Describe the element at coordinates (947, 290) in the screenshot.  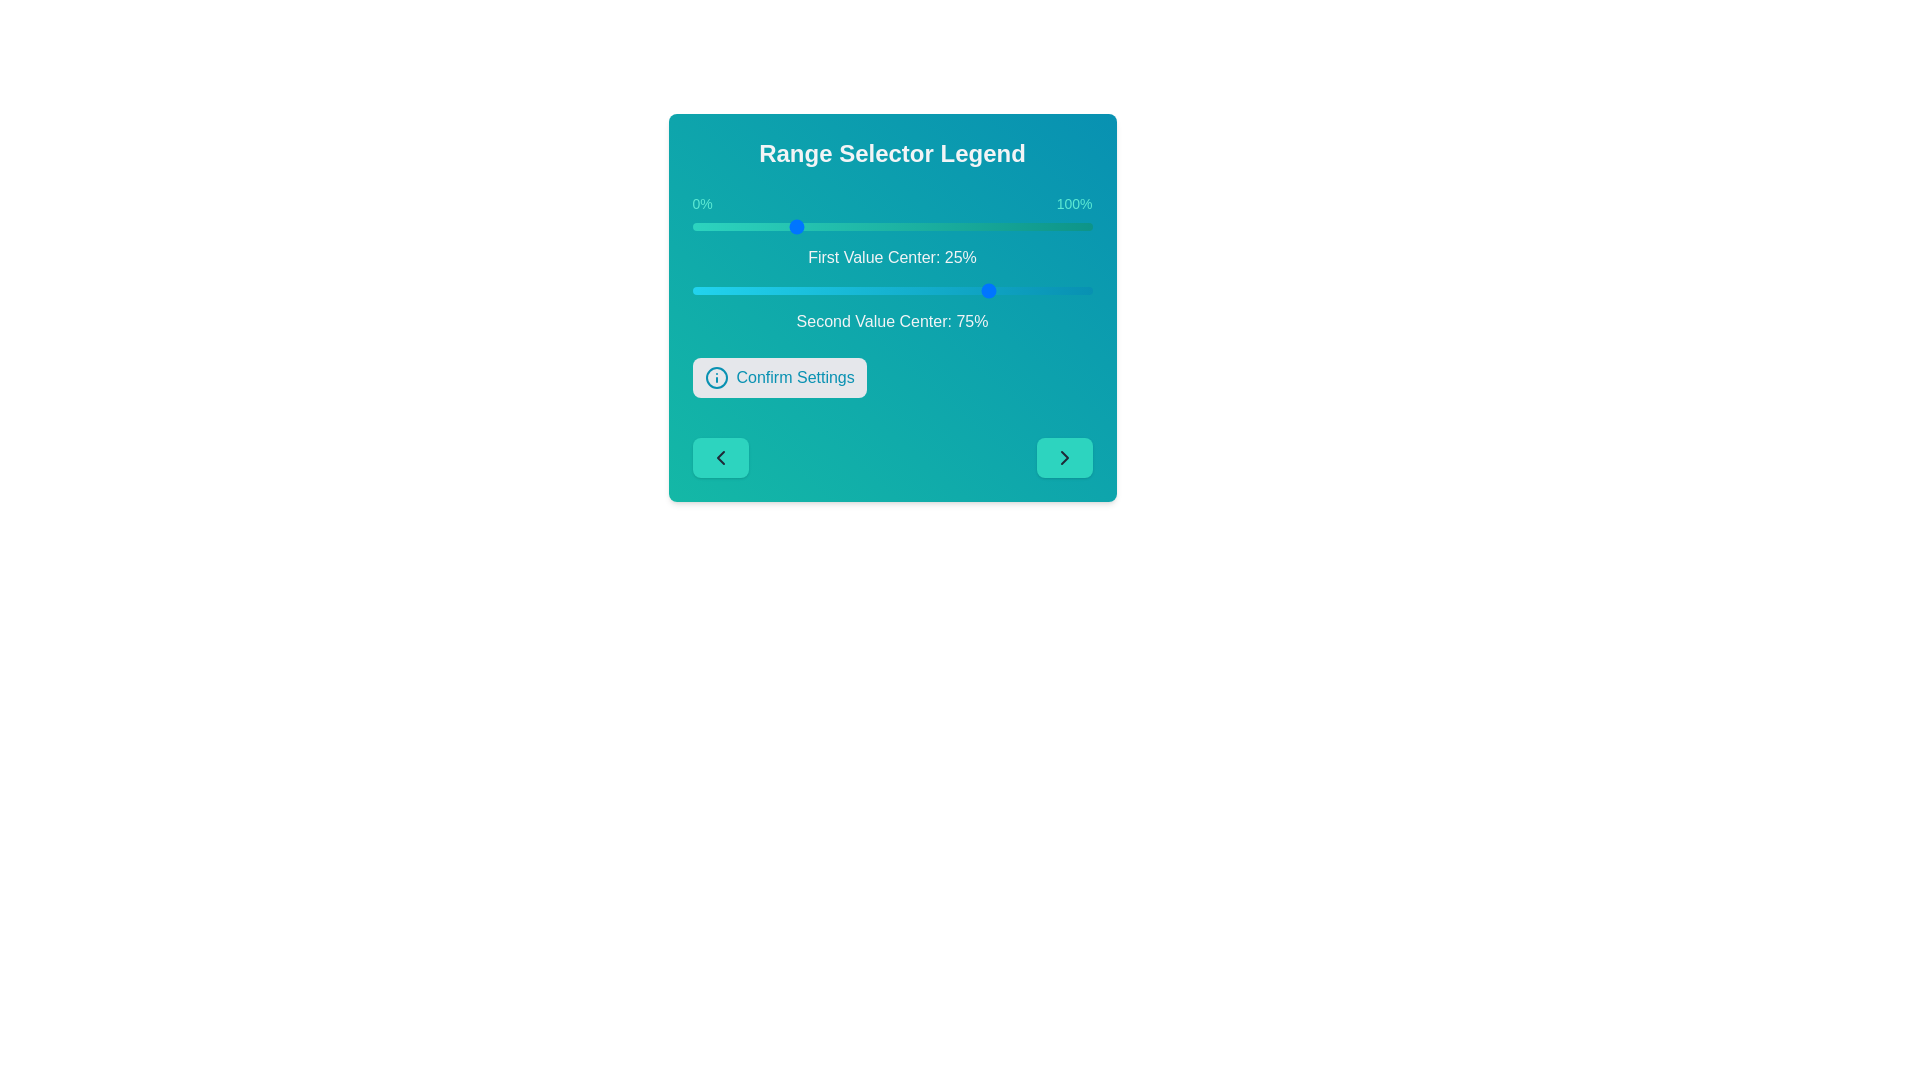
I see `the slider value` at that location.